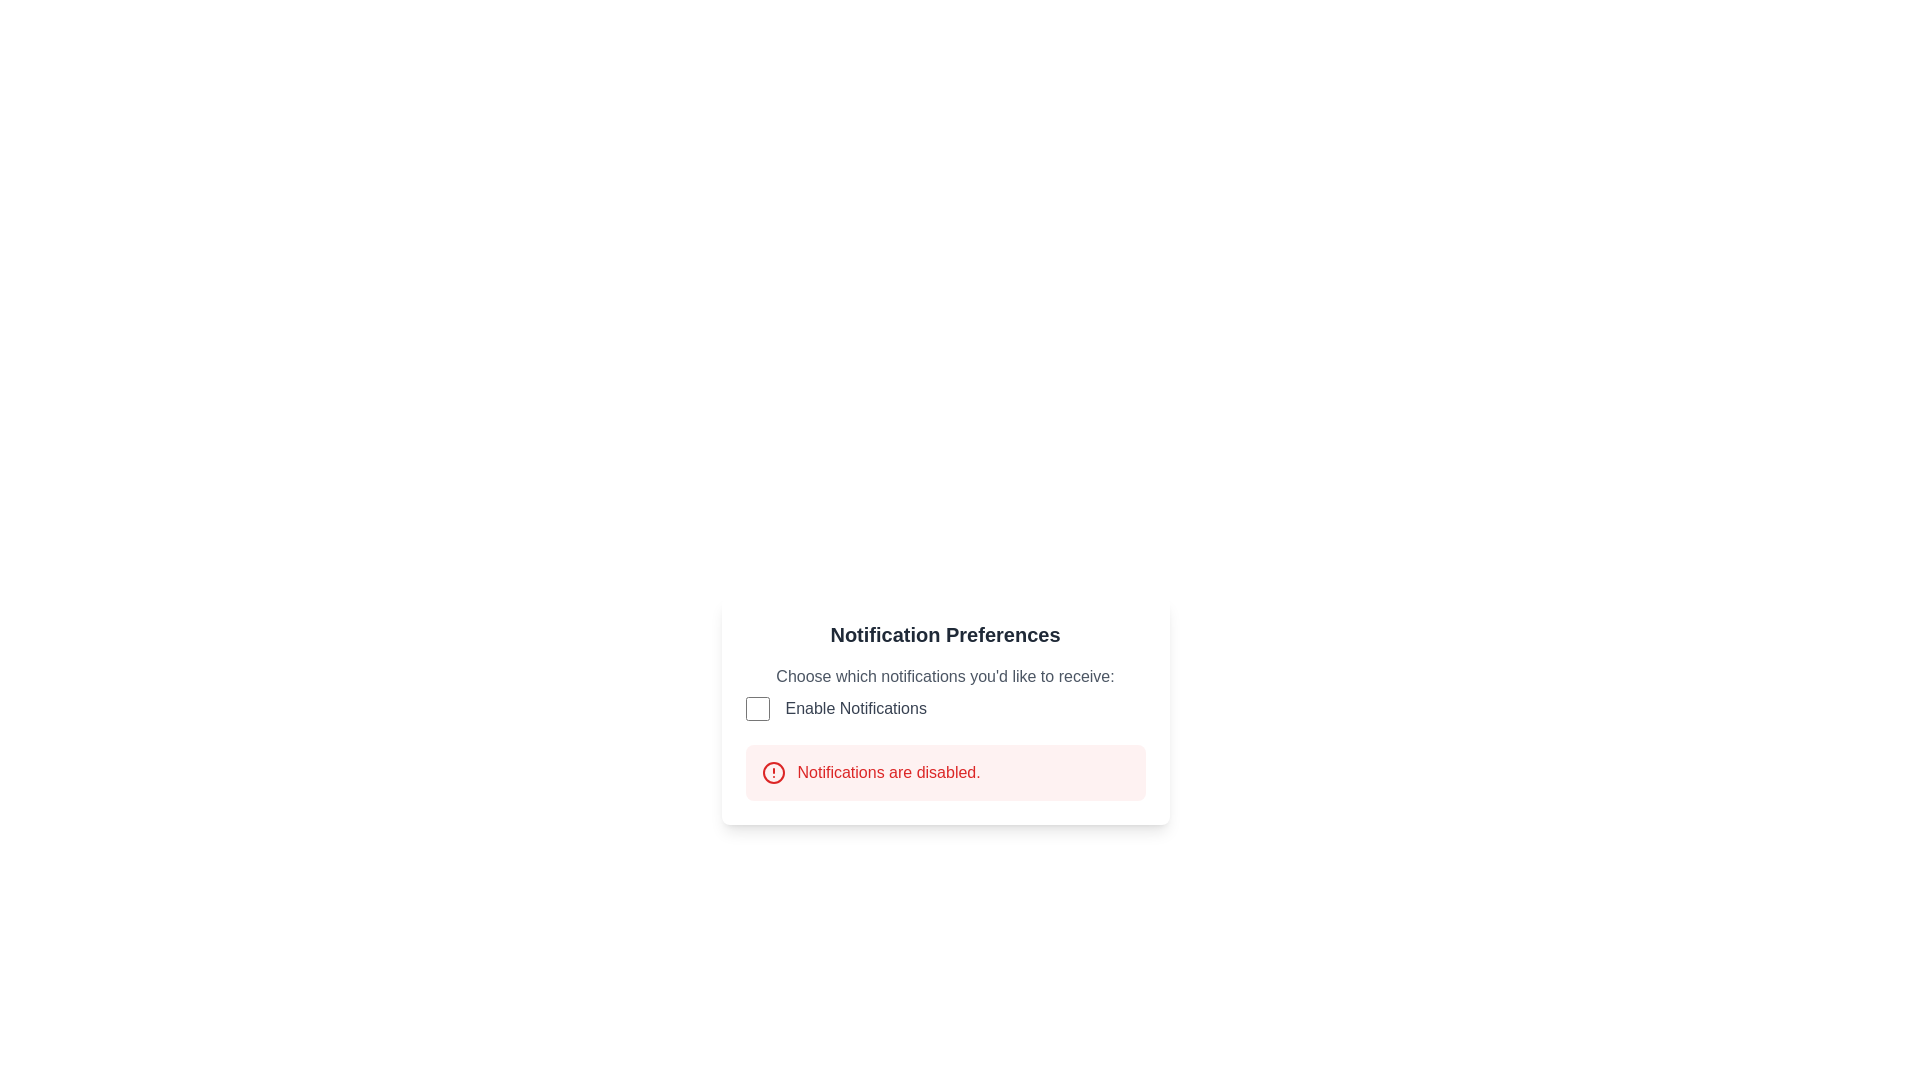 Image resolution: width=1920 pixels, height=1080 pixels. What do you see at coordinates (944, 771) in the screenshot?
I see `the text label indicating that notifications are currently turned off, which is located at the bottom of the notification preferences section, below the 'Enable Notifications' checkbox, and aligned with an alert icon` at bounding box center [944, 771].